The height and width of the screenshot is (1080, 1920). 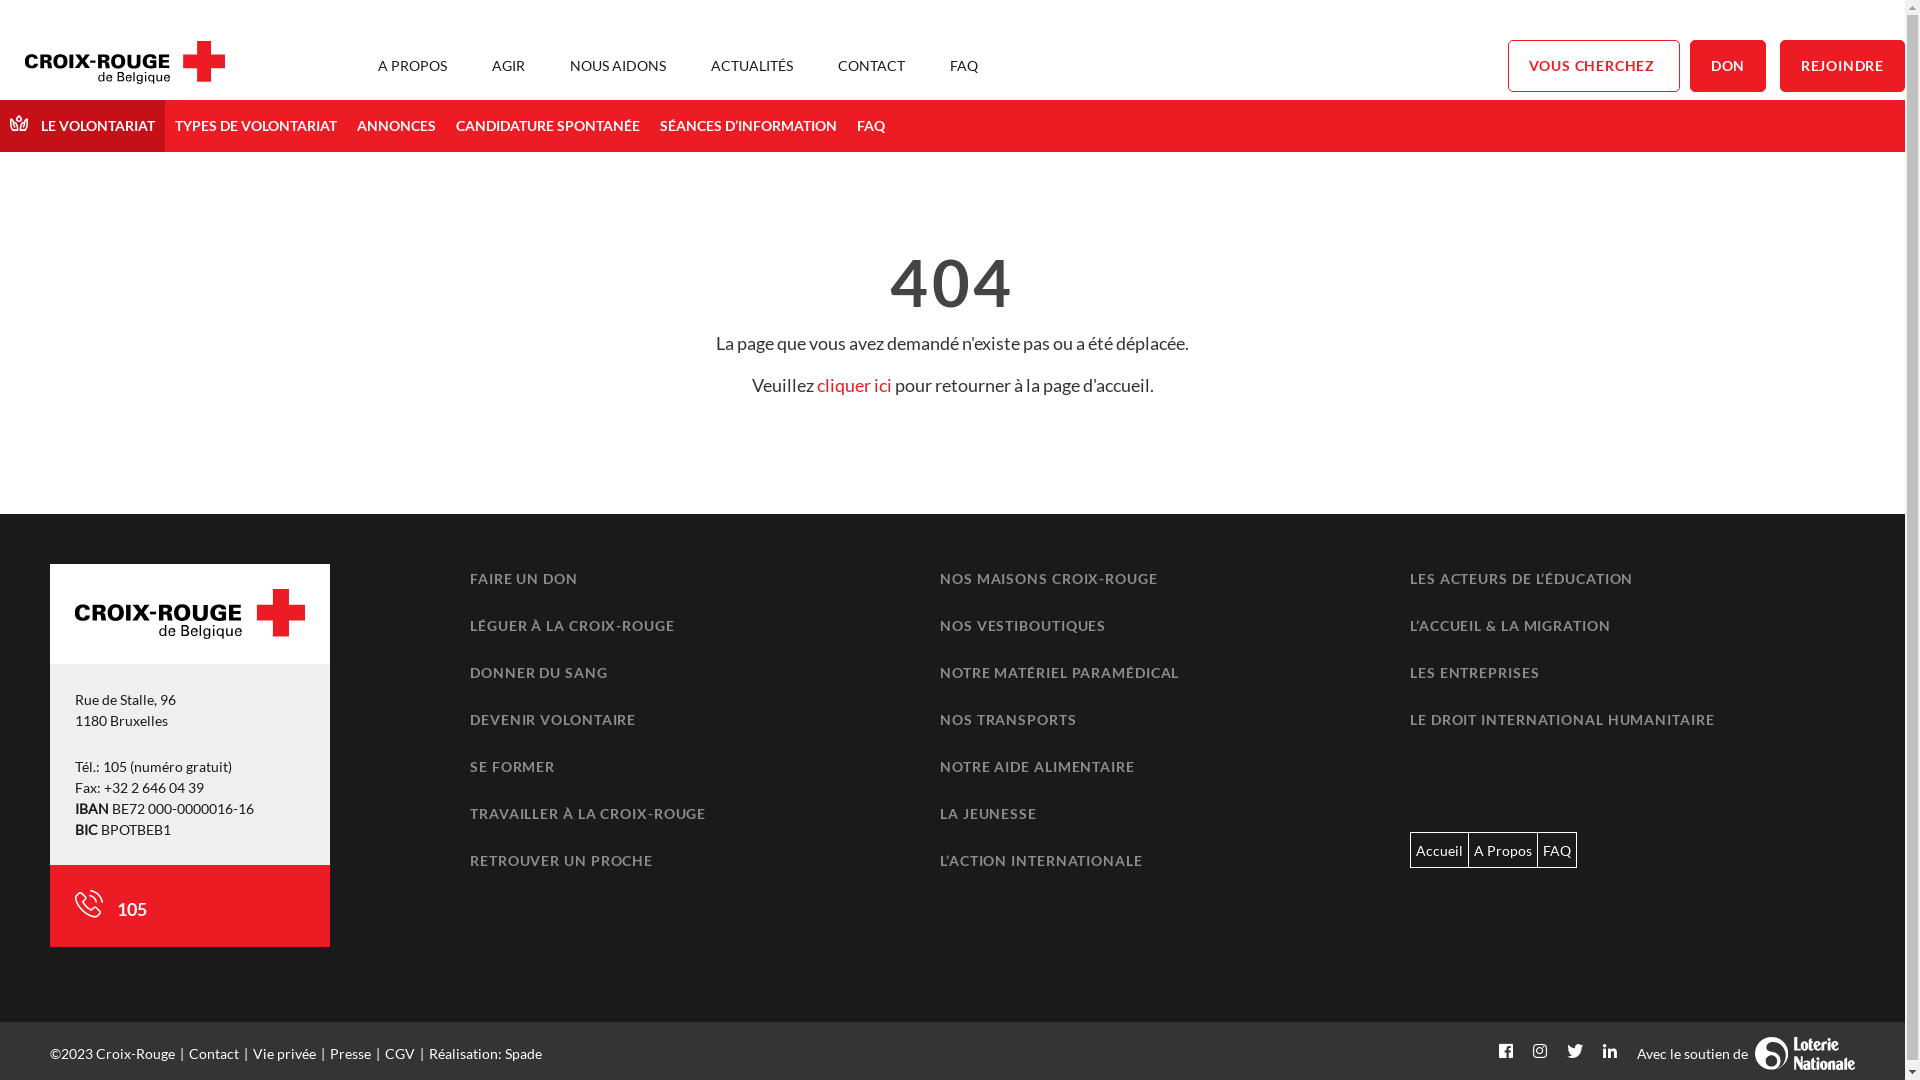 I want to click on 'A PROPOS', so click(x=411, y=64).